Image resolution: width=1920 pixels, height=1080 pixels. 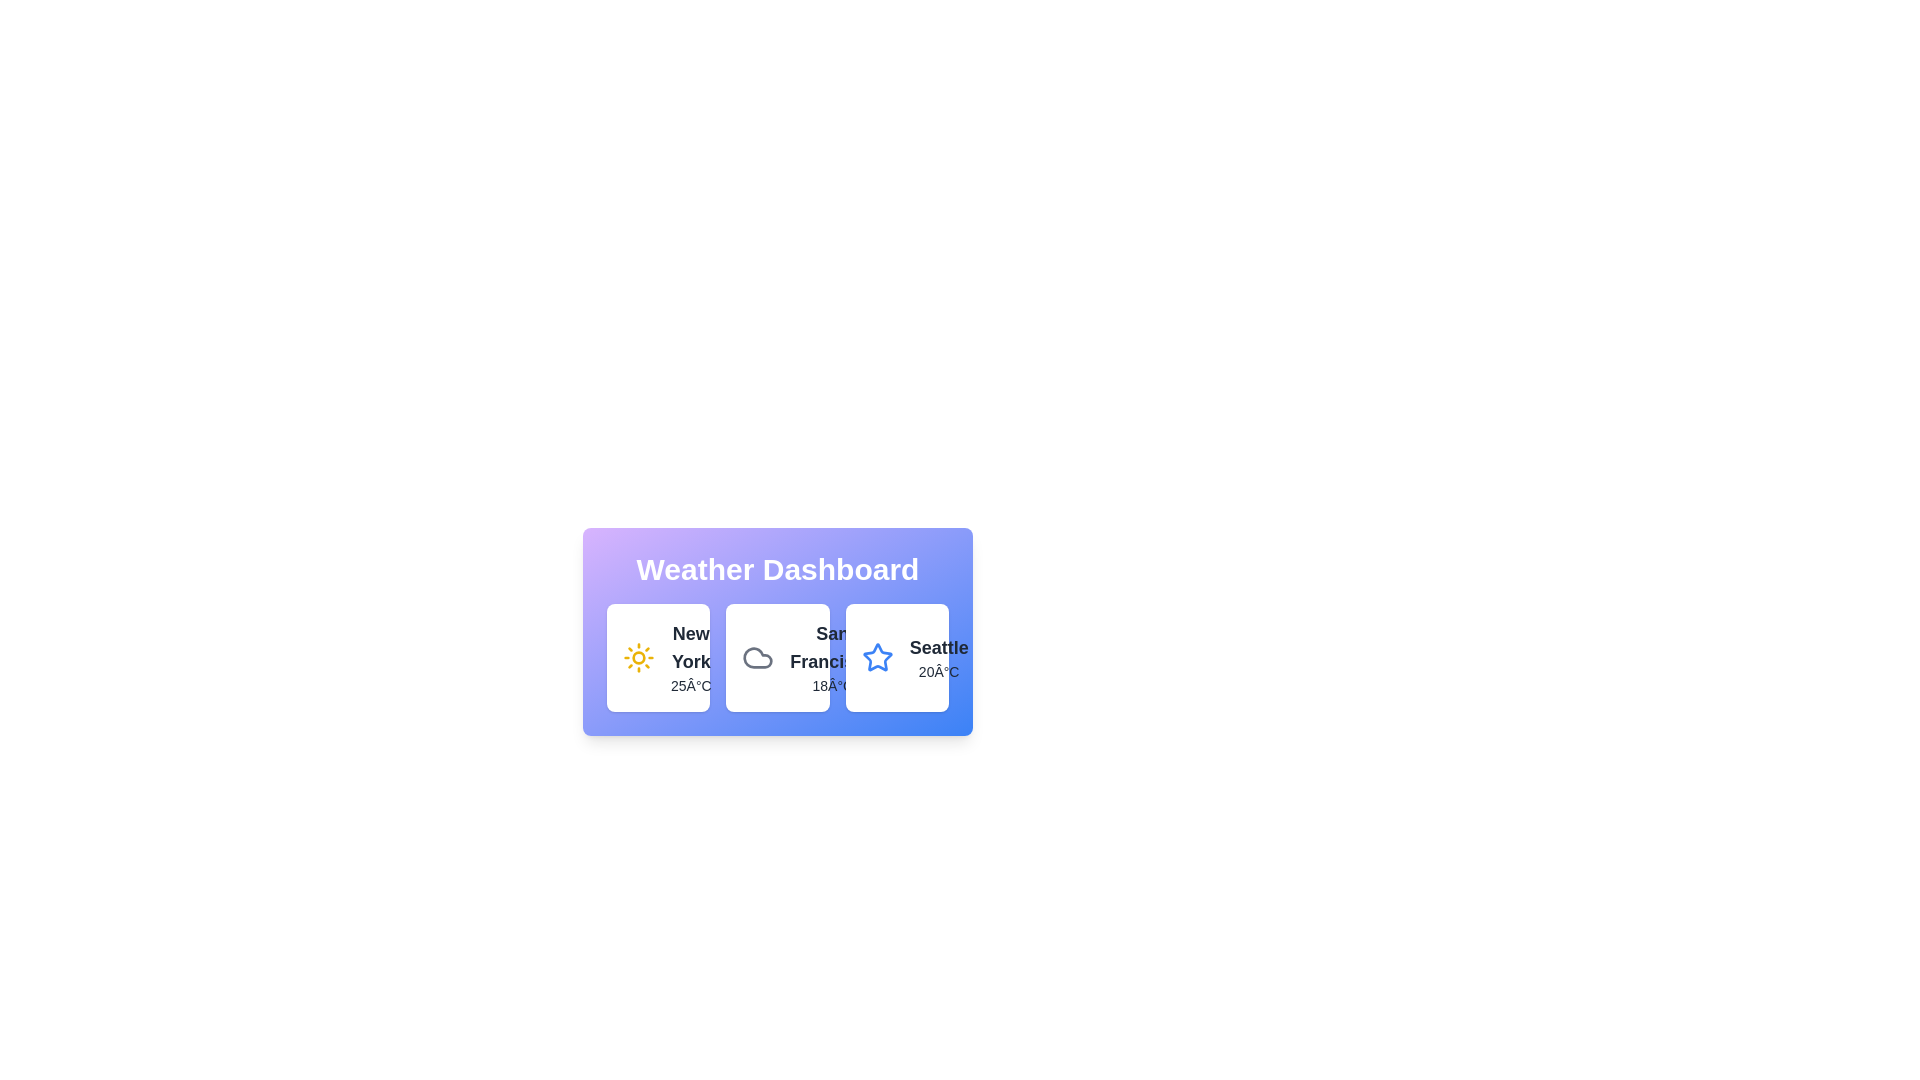 What do you see at coordinates (637, 658) in the screenshot?
I see `the decorative SVG circle at the center of the sun icon in the New York weather card, which represents sunny weather conditions` at bounding box center [637, 658].